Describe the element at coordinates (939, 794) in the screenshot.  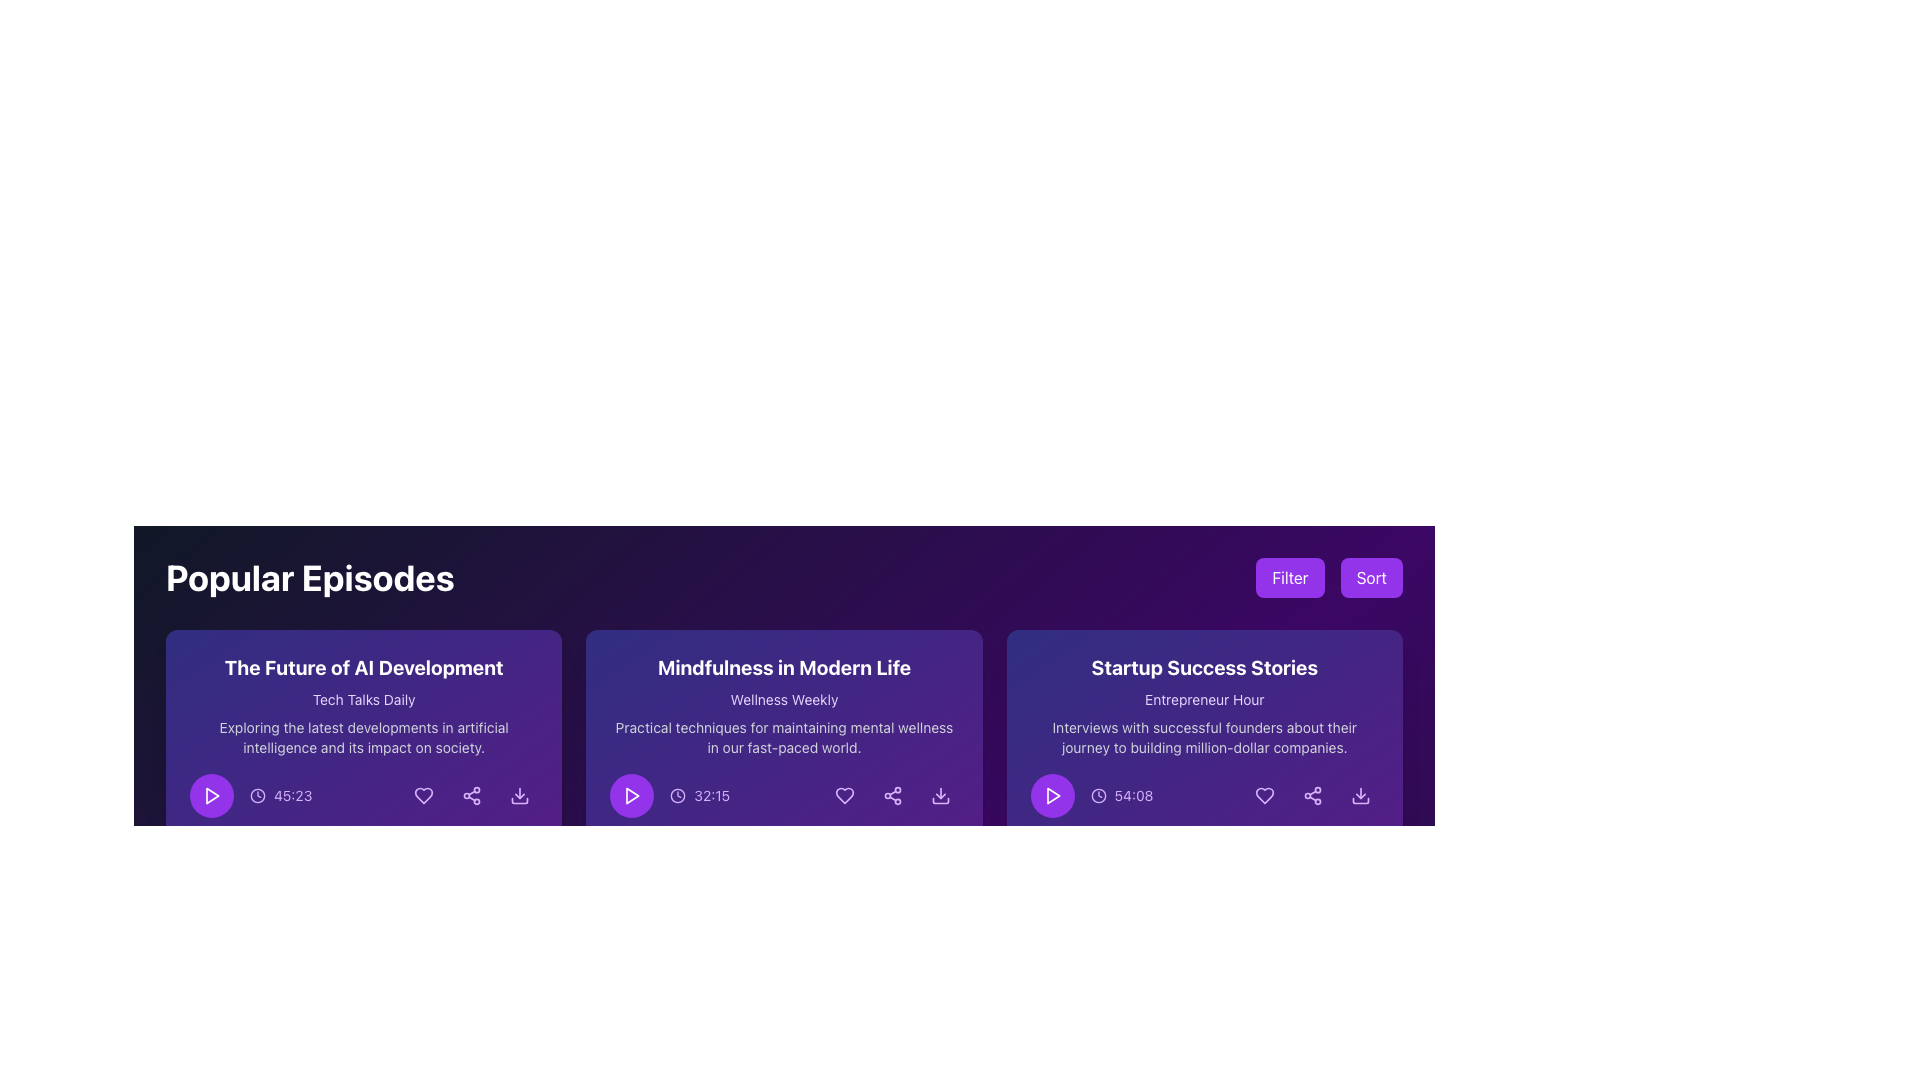
I see `the download button located at the bottom-right corner of the card labeled 'Mindfulness in Modern Life' to download the associated content` at that location.